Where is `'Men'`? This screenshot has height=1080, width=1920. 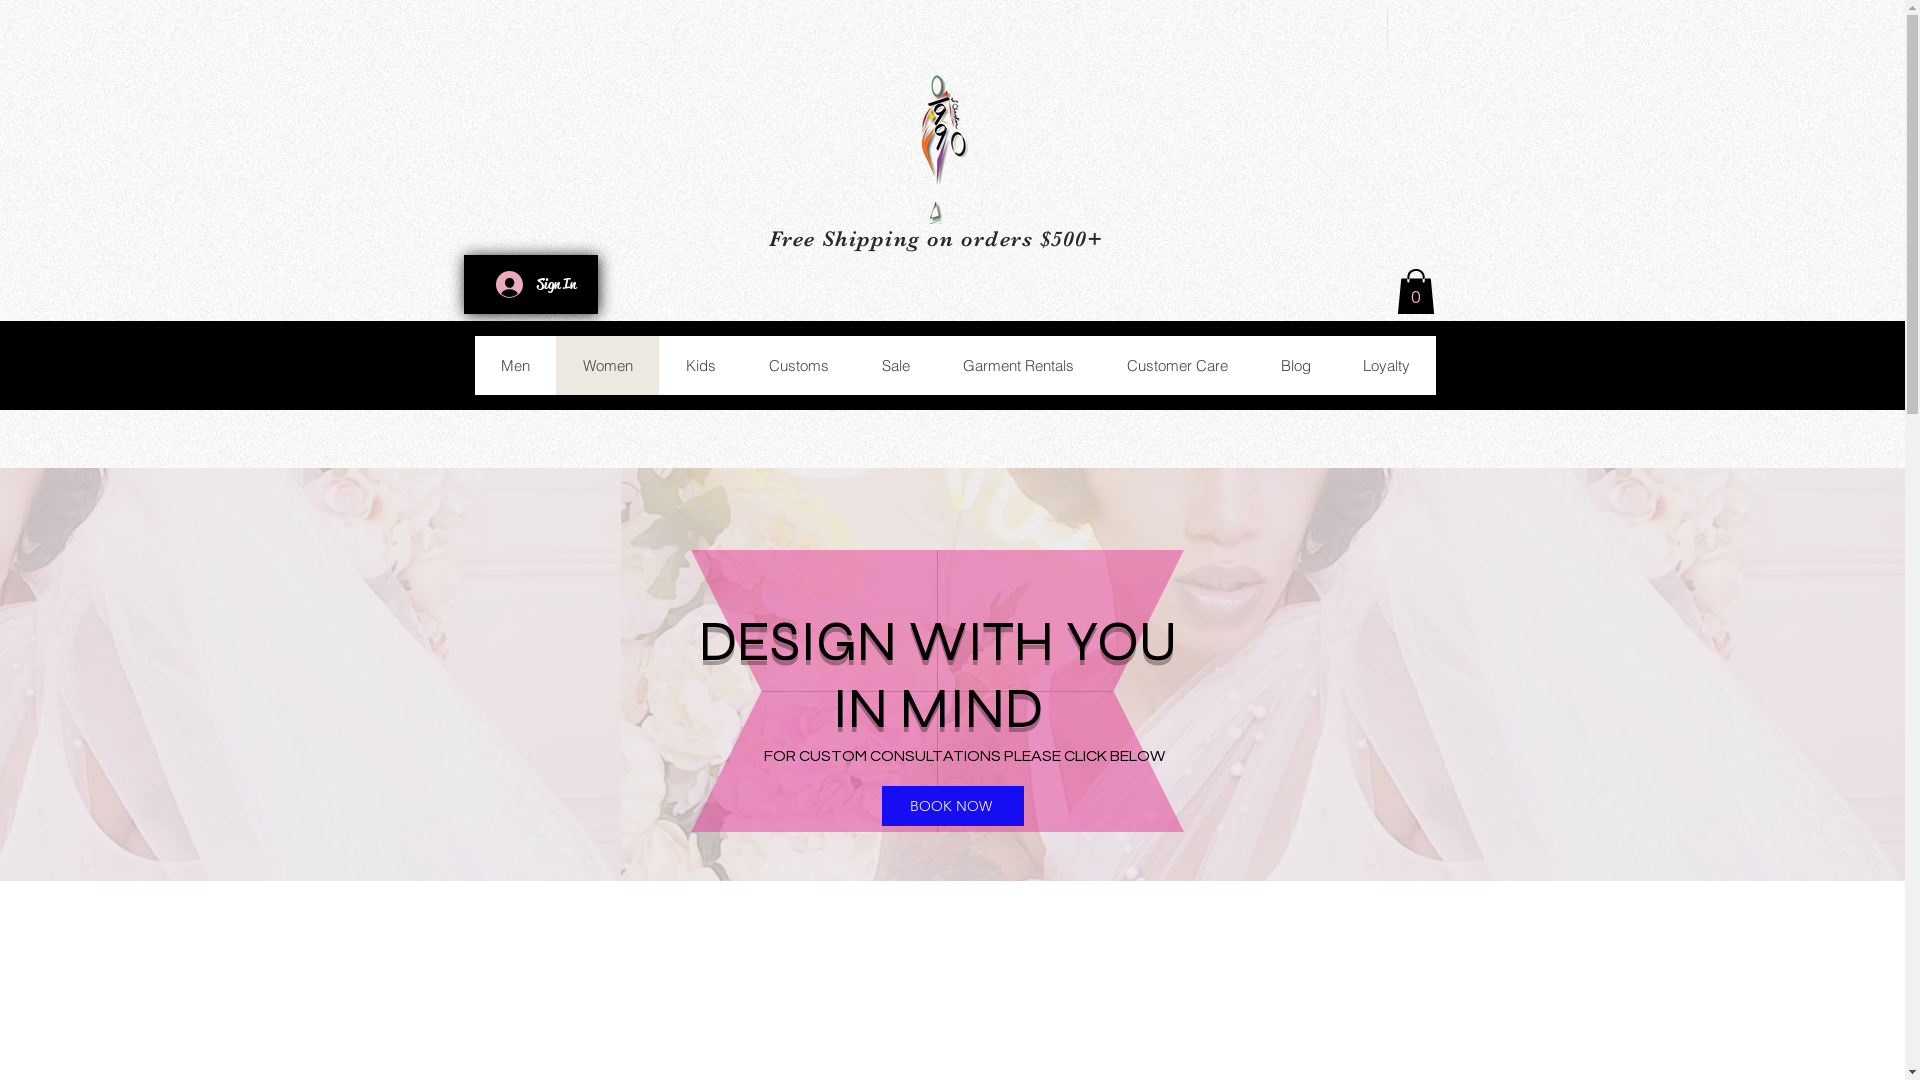
'Men' is located at coordinates (473, 365).